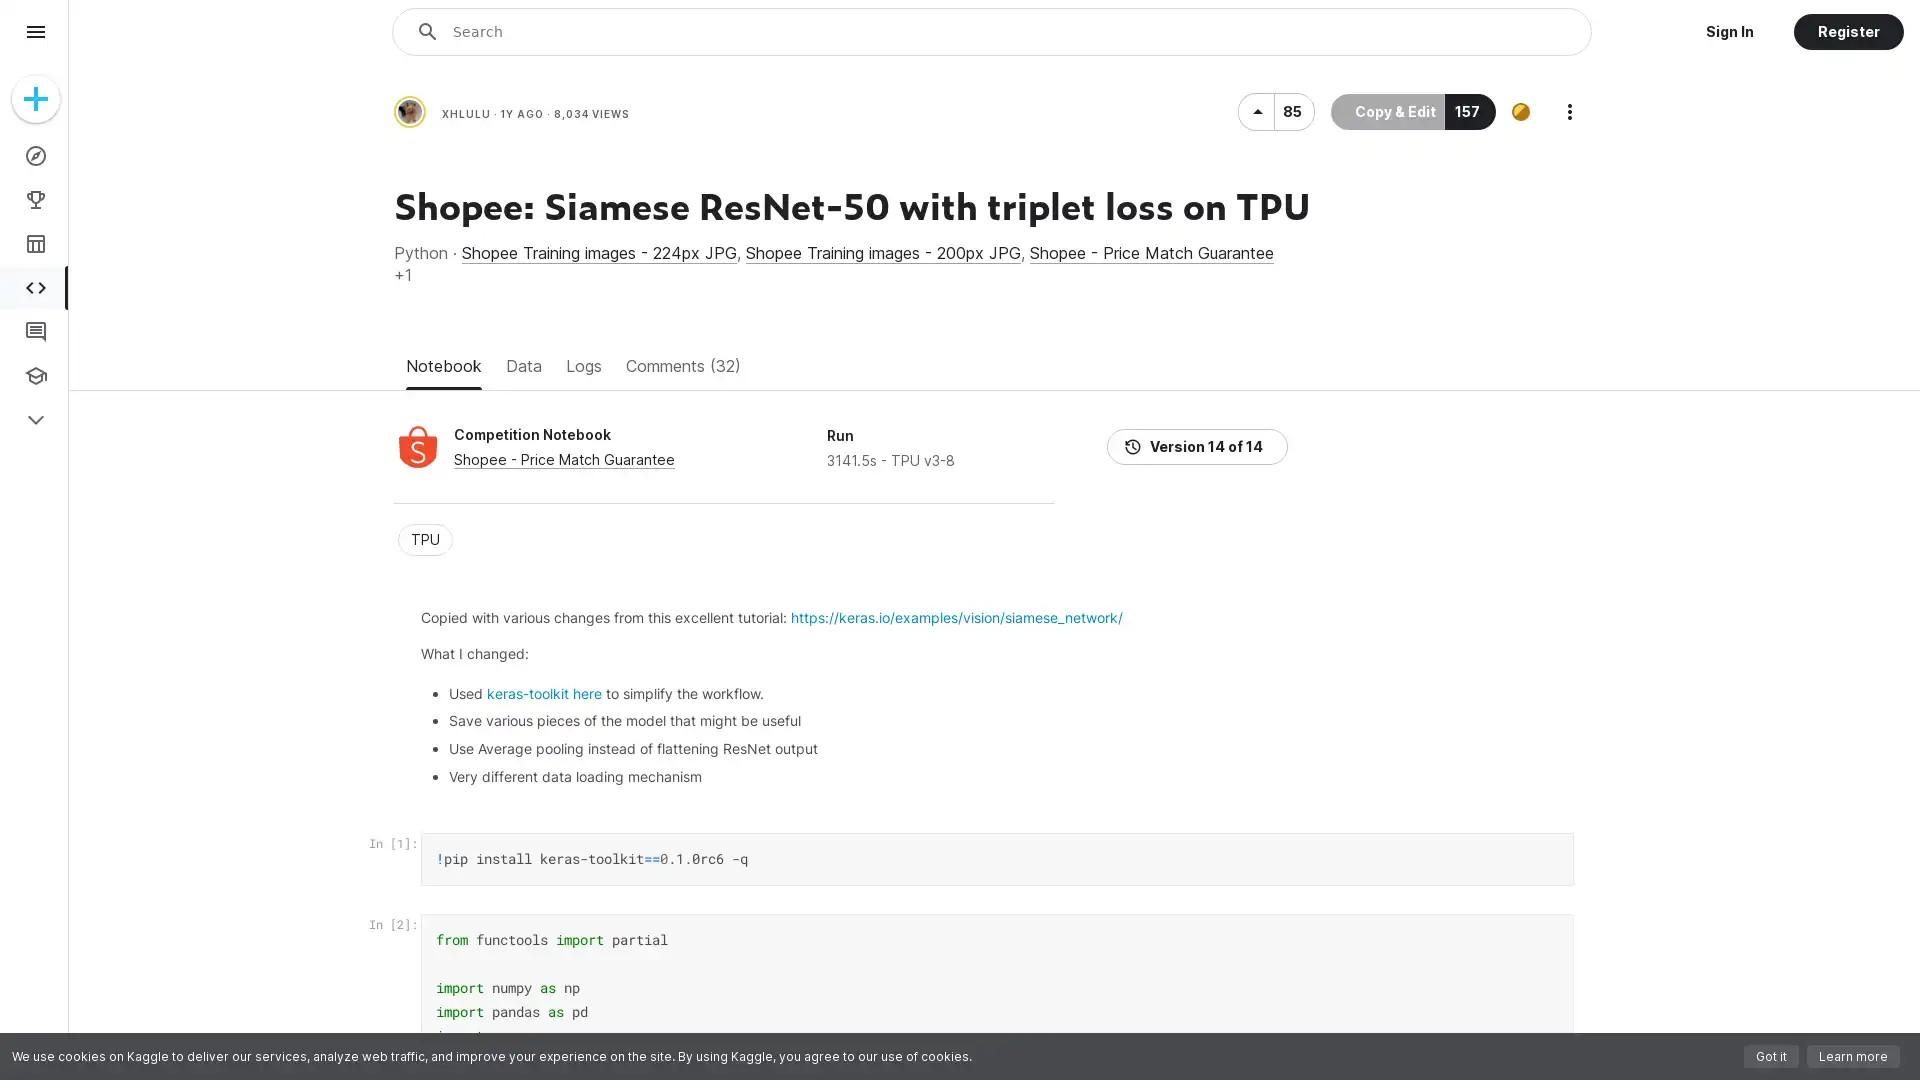 This screenshot has width=1920, height=1080. I want to click on Copy & Edit, so click(1386, 341).